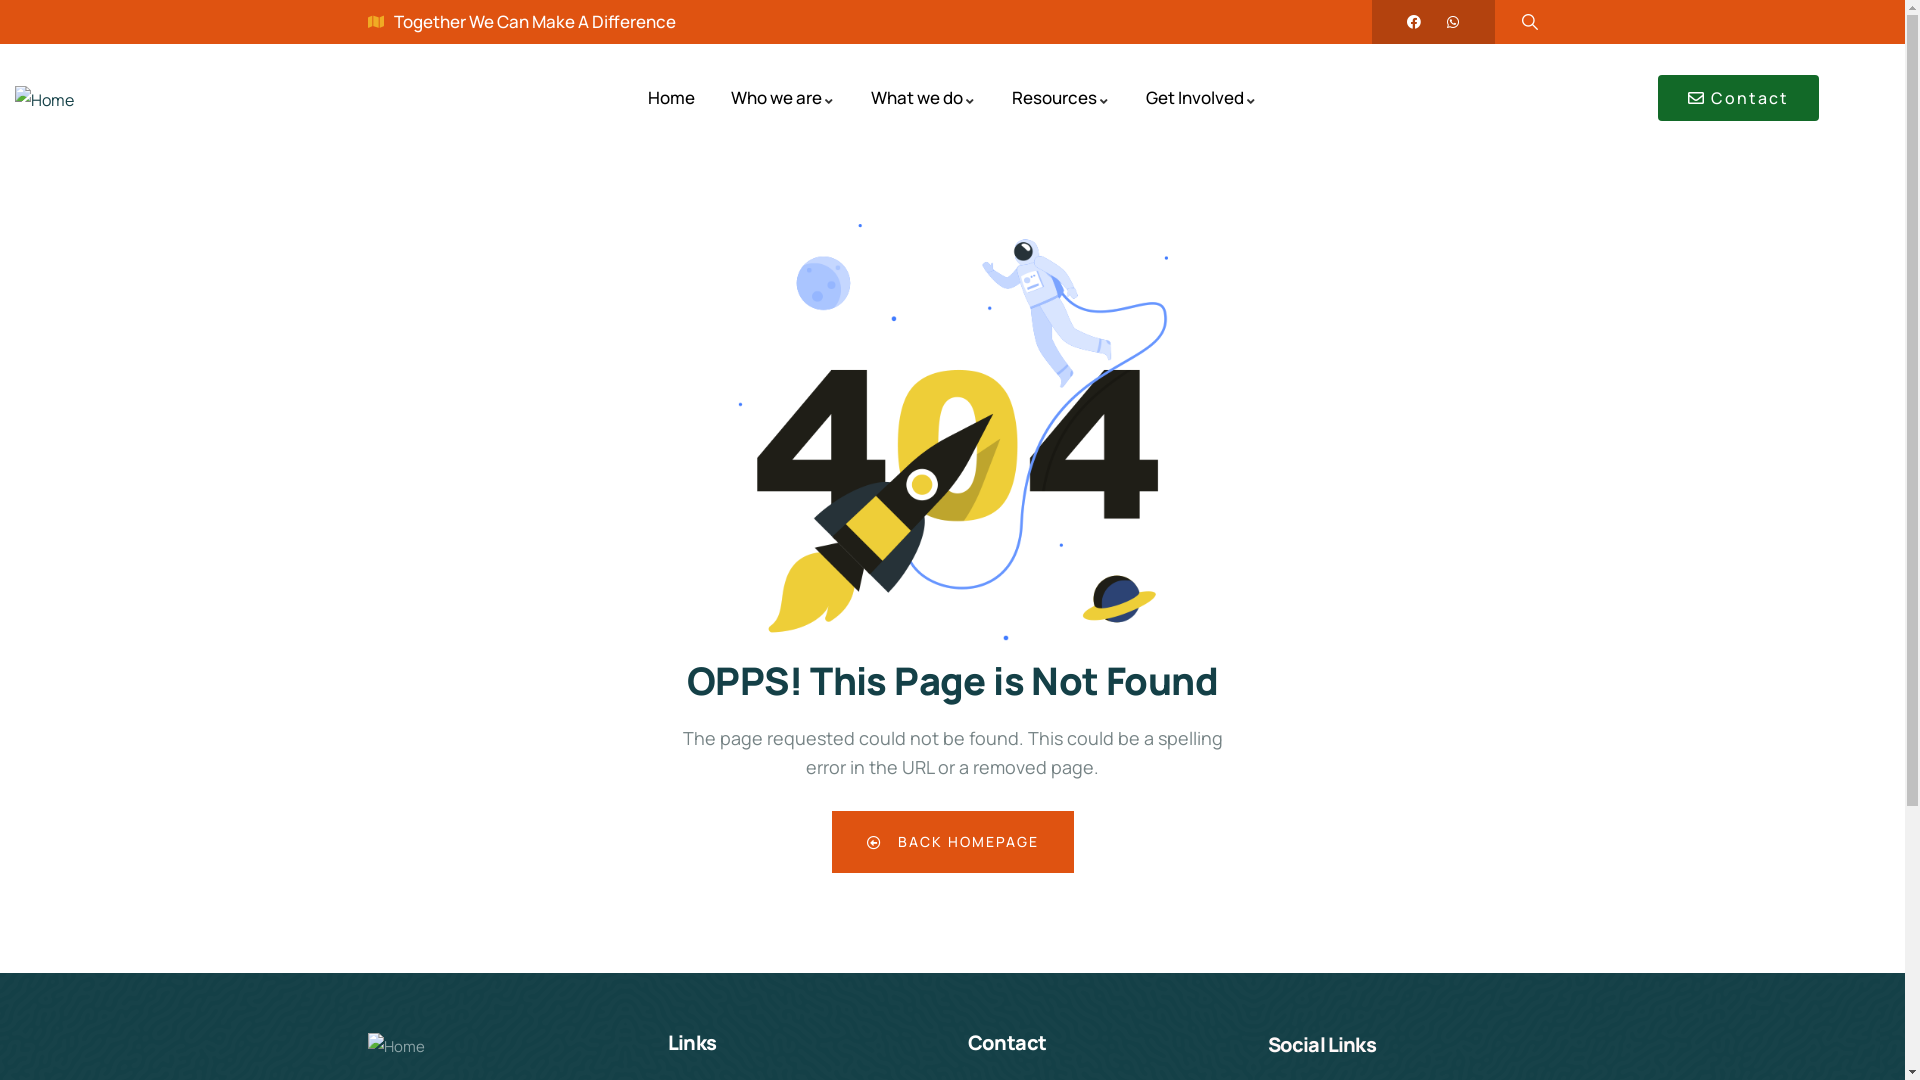 The width and height of the screenshot is (1920, 1080). What do you see at coordinates (952, 841) in the screenshot?
I see `'BACK HOMEPAGE'` at bounding box center [952, 841].